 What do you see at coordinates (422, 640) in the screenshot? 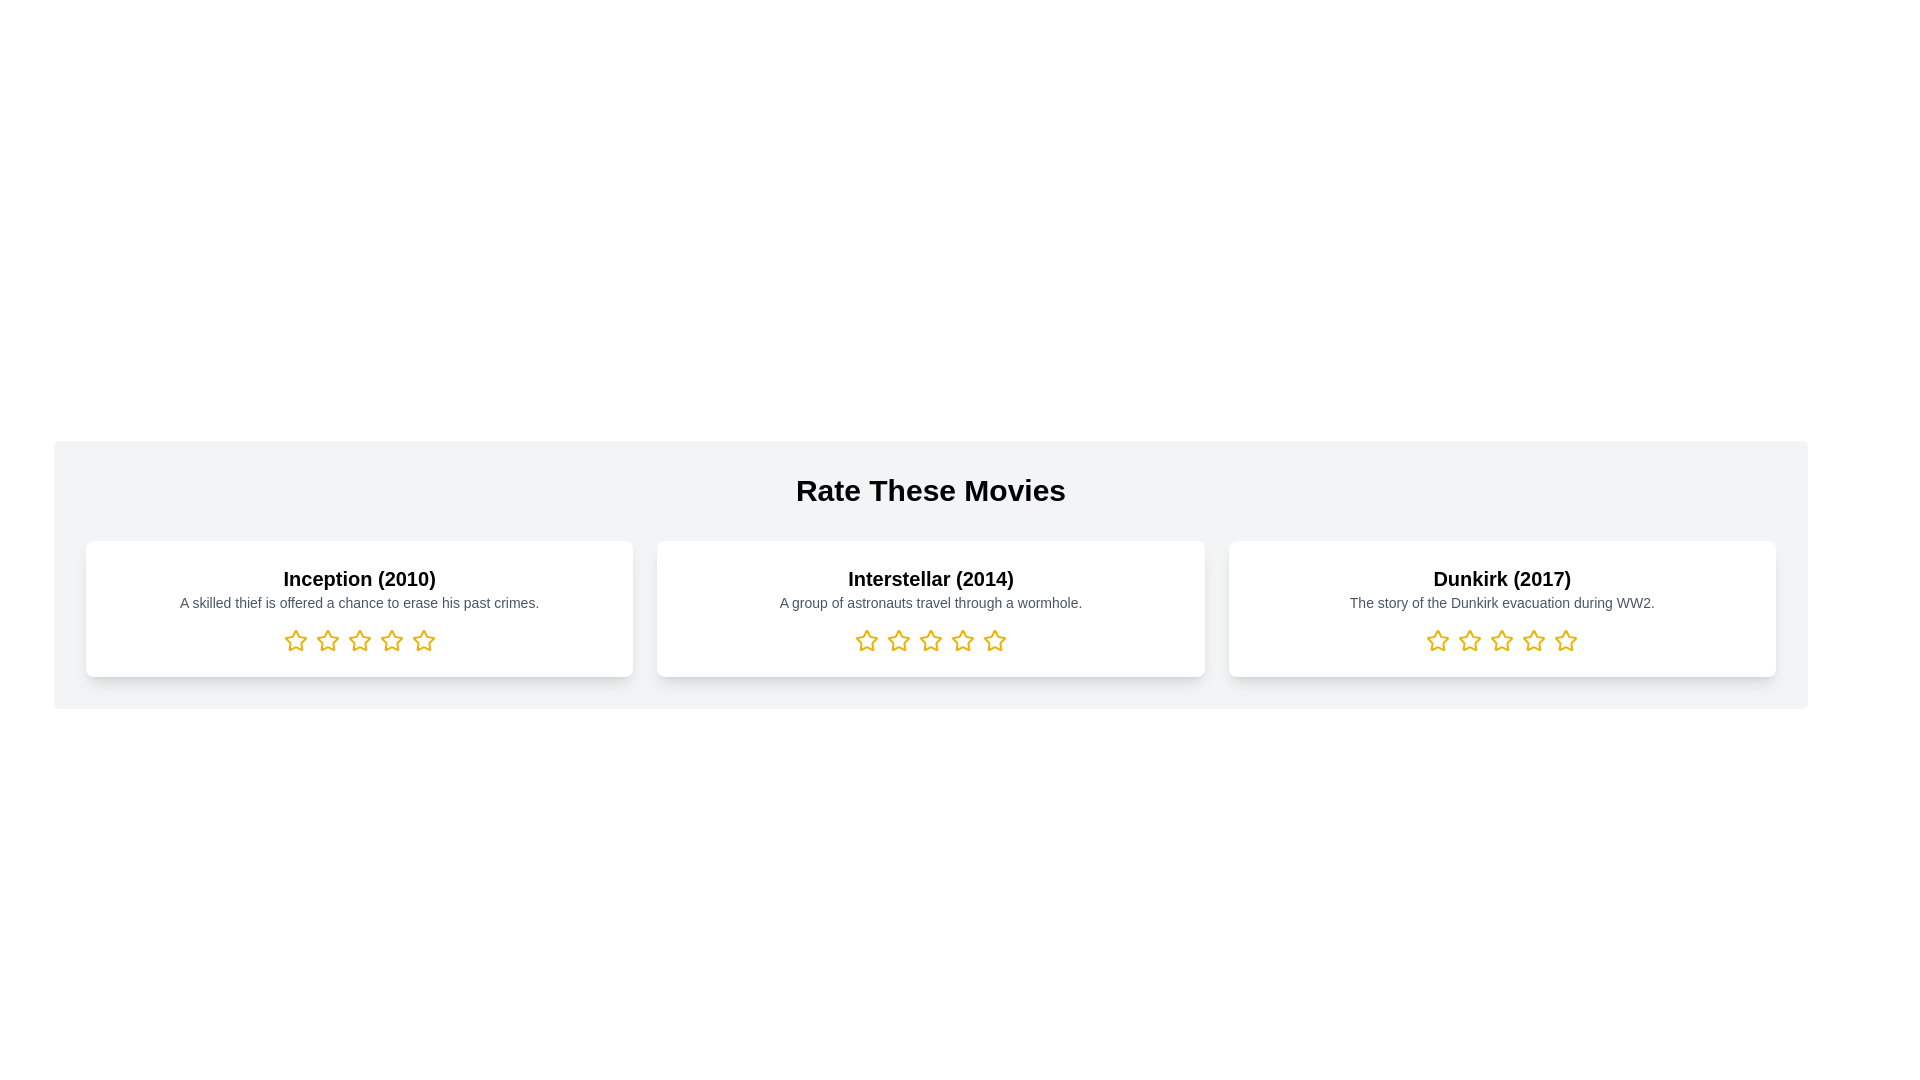
I see `the rating for a movie to 5 stars` at bounding box center [422, 640].